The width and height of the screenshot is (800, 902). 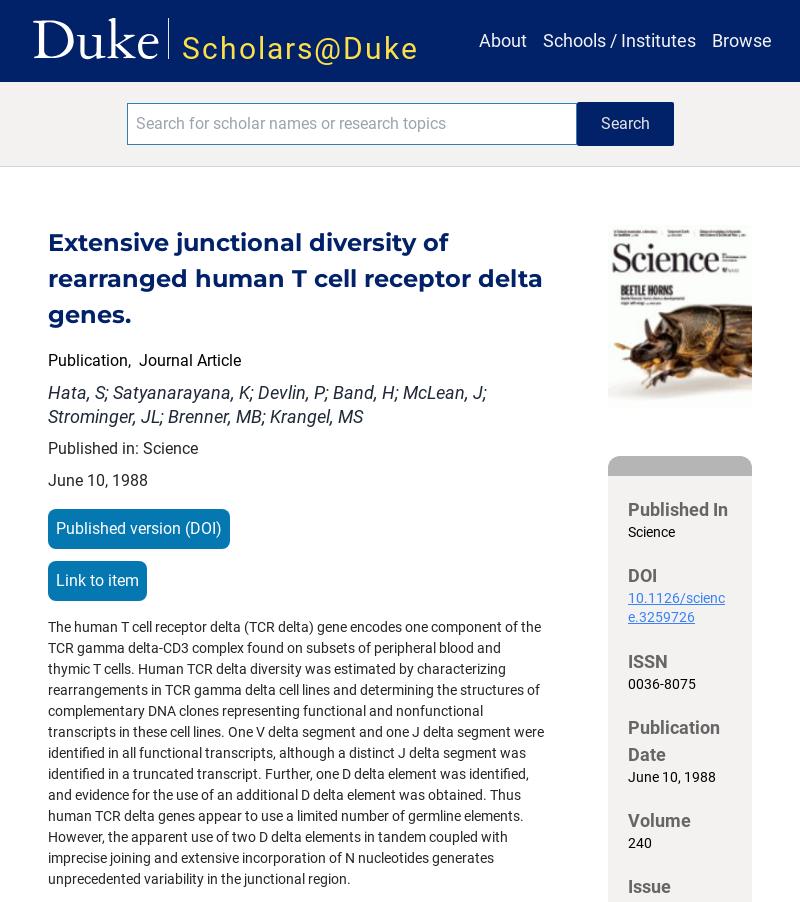 What do you see at coordinates (619, 39) in the screenshot?
I see `'Schools / Institutes'` at bounding box center [619, 39].